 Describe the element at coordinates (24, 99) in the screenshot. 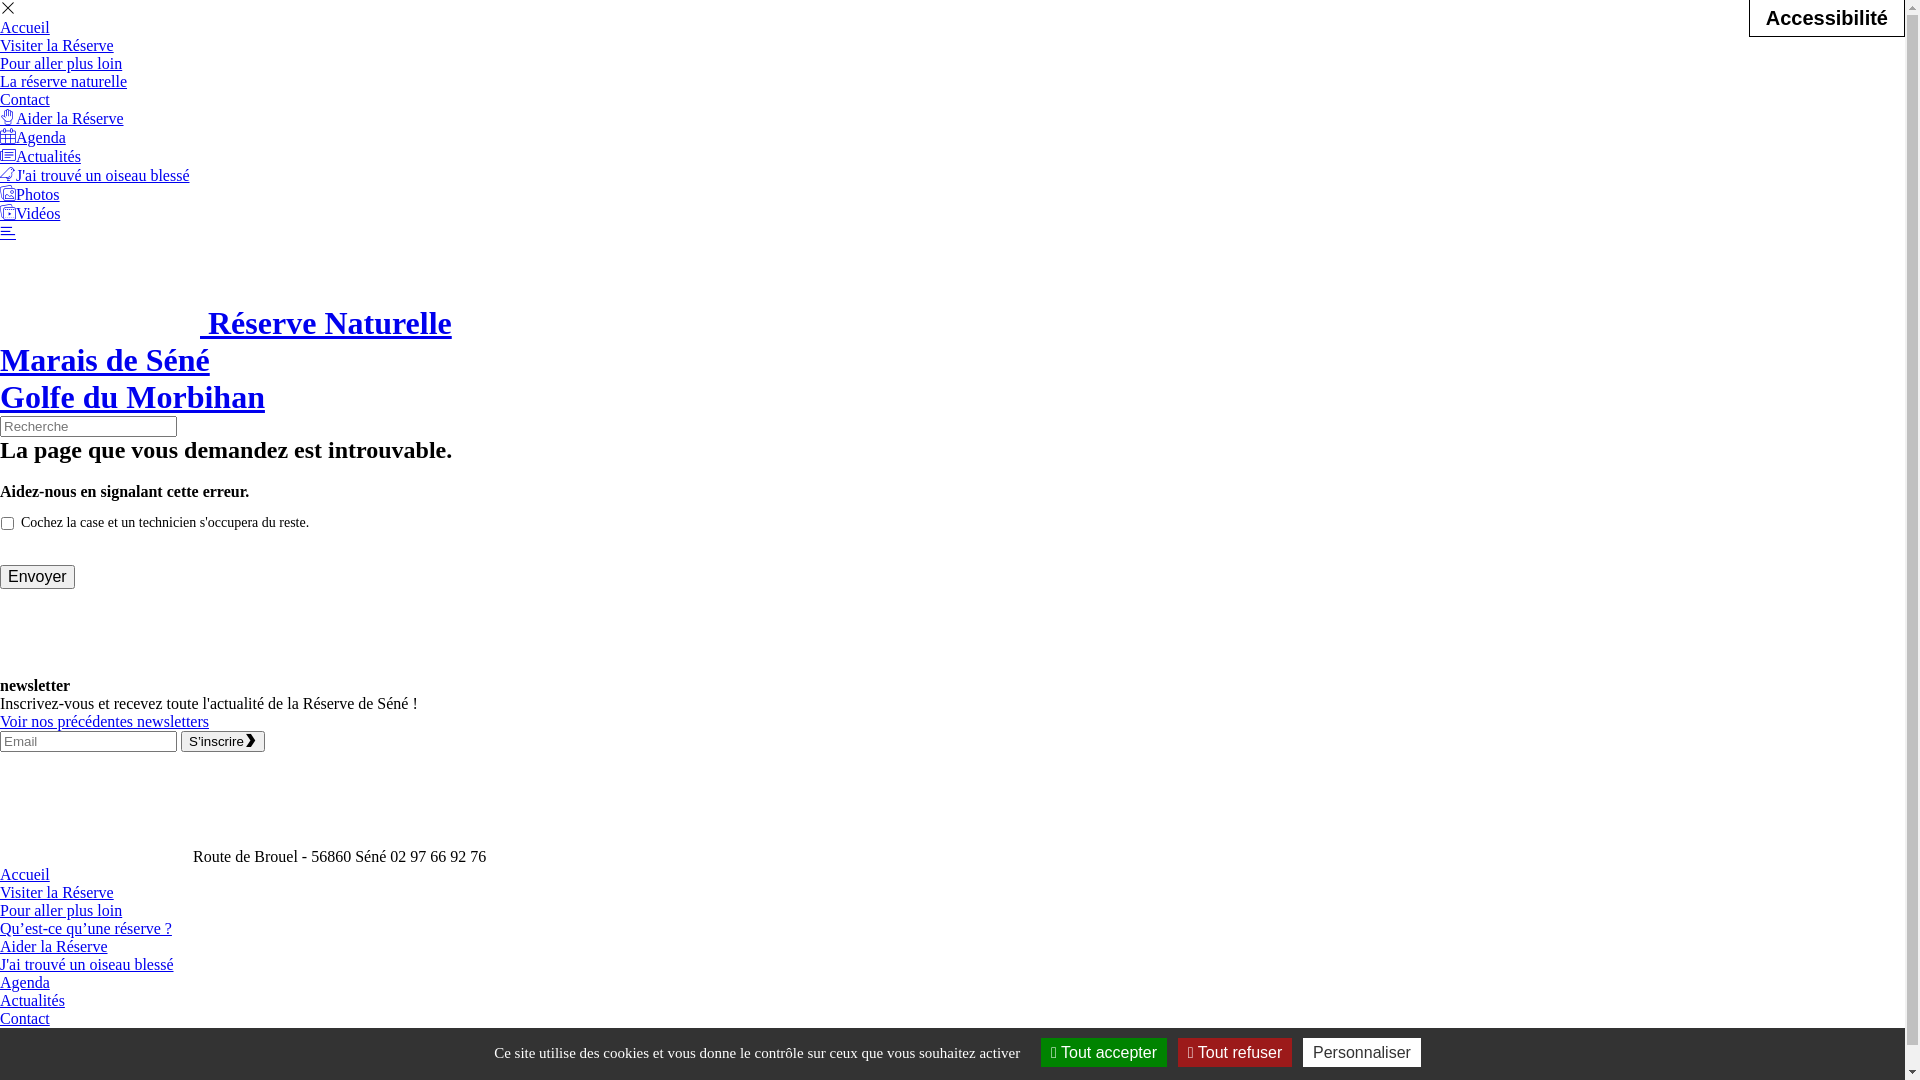

I see `'Contact'` at that location.